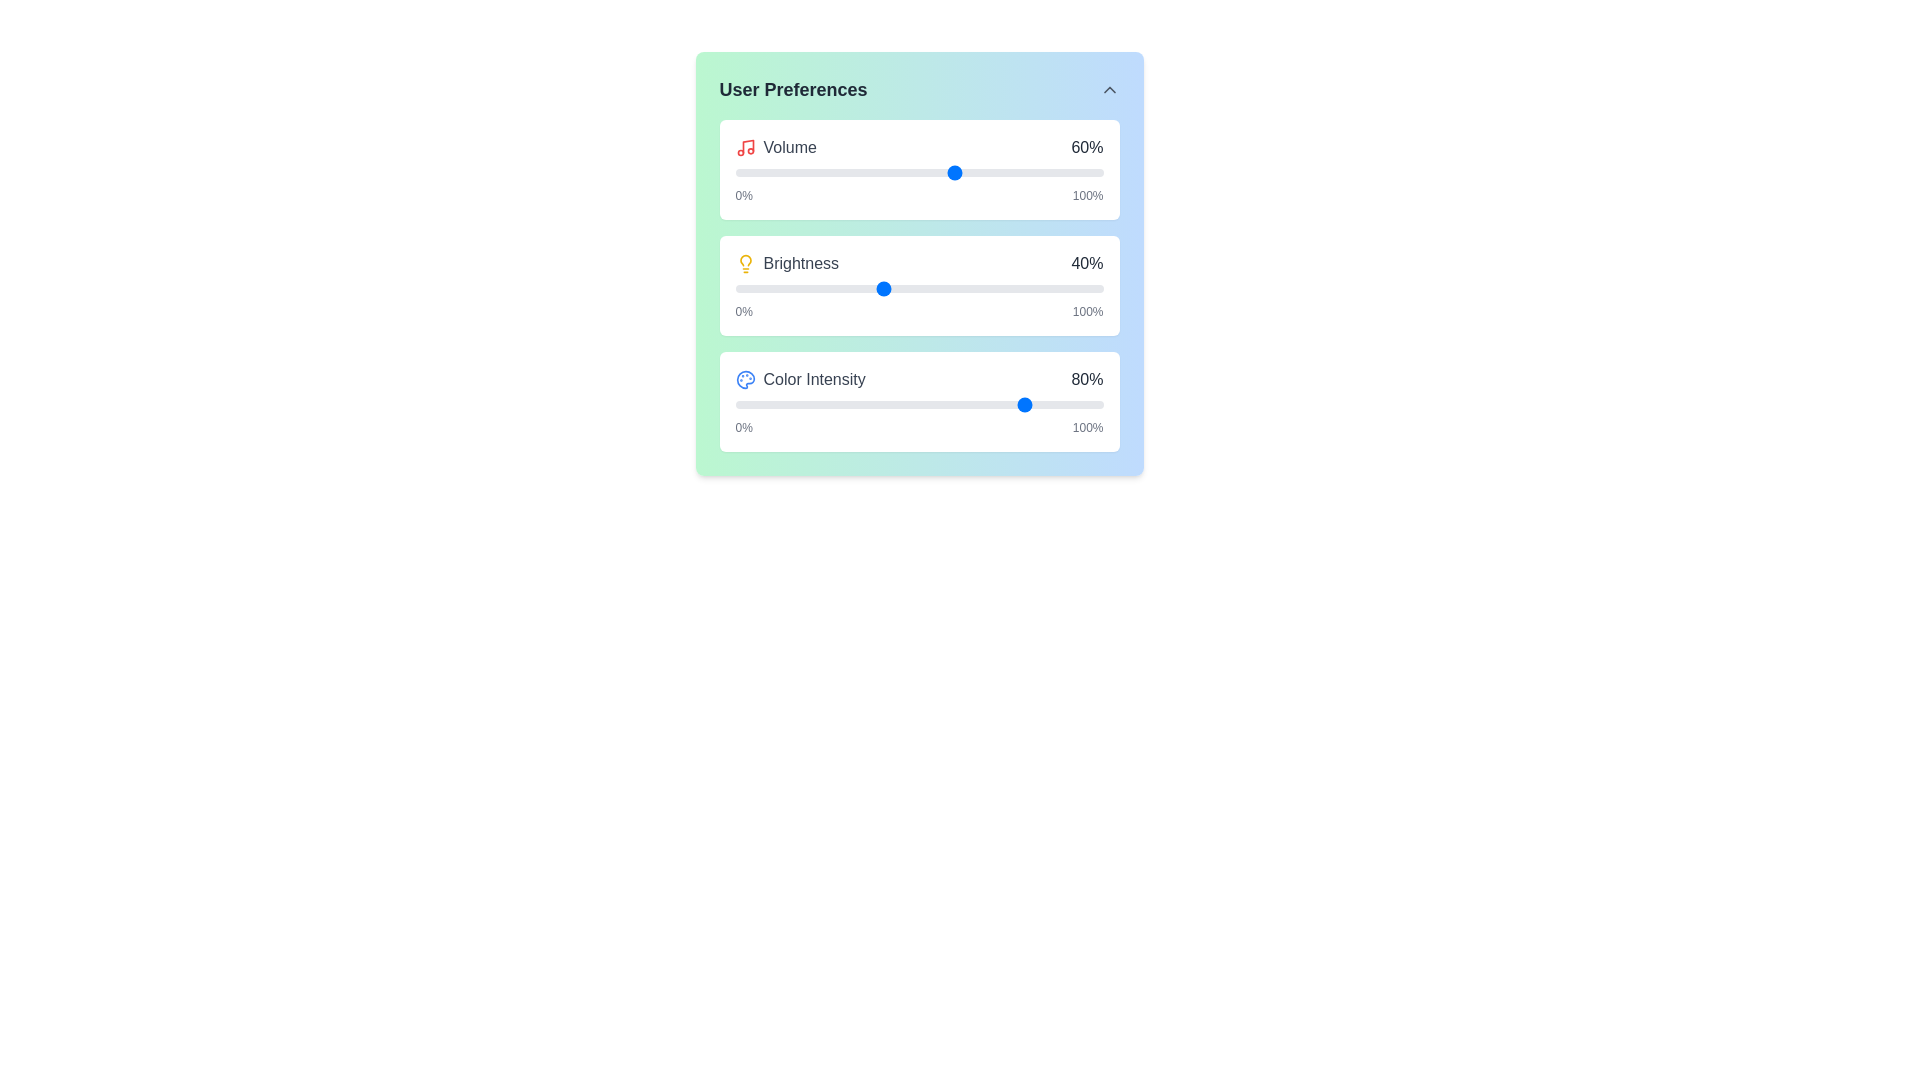 The width and height of the screenshot is (1920, 1080). Describe the element at coordinates (903, 172) in the screenshot. I see `the volume` at that location.